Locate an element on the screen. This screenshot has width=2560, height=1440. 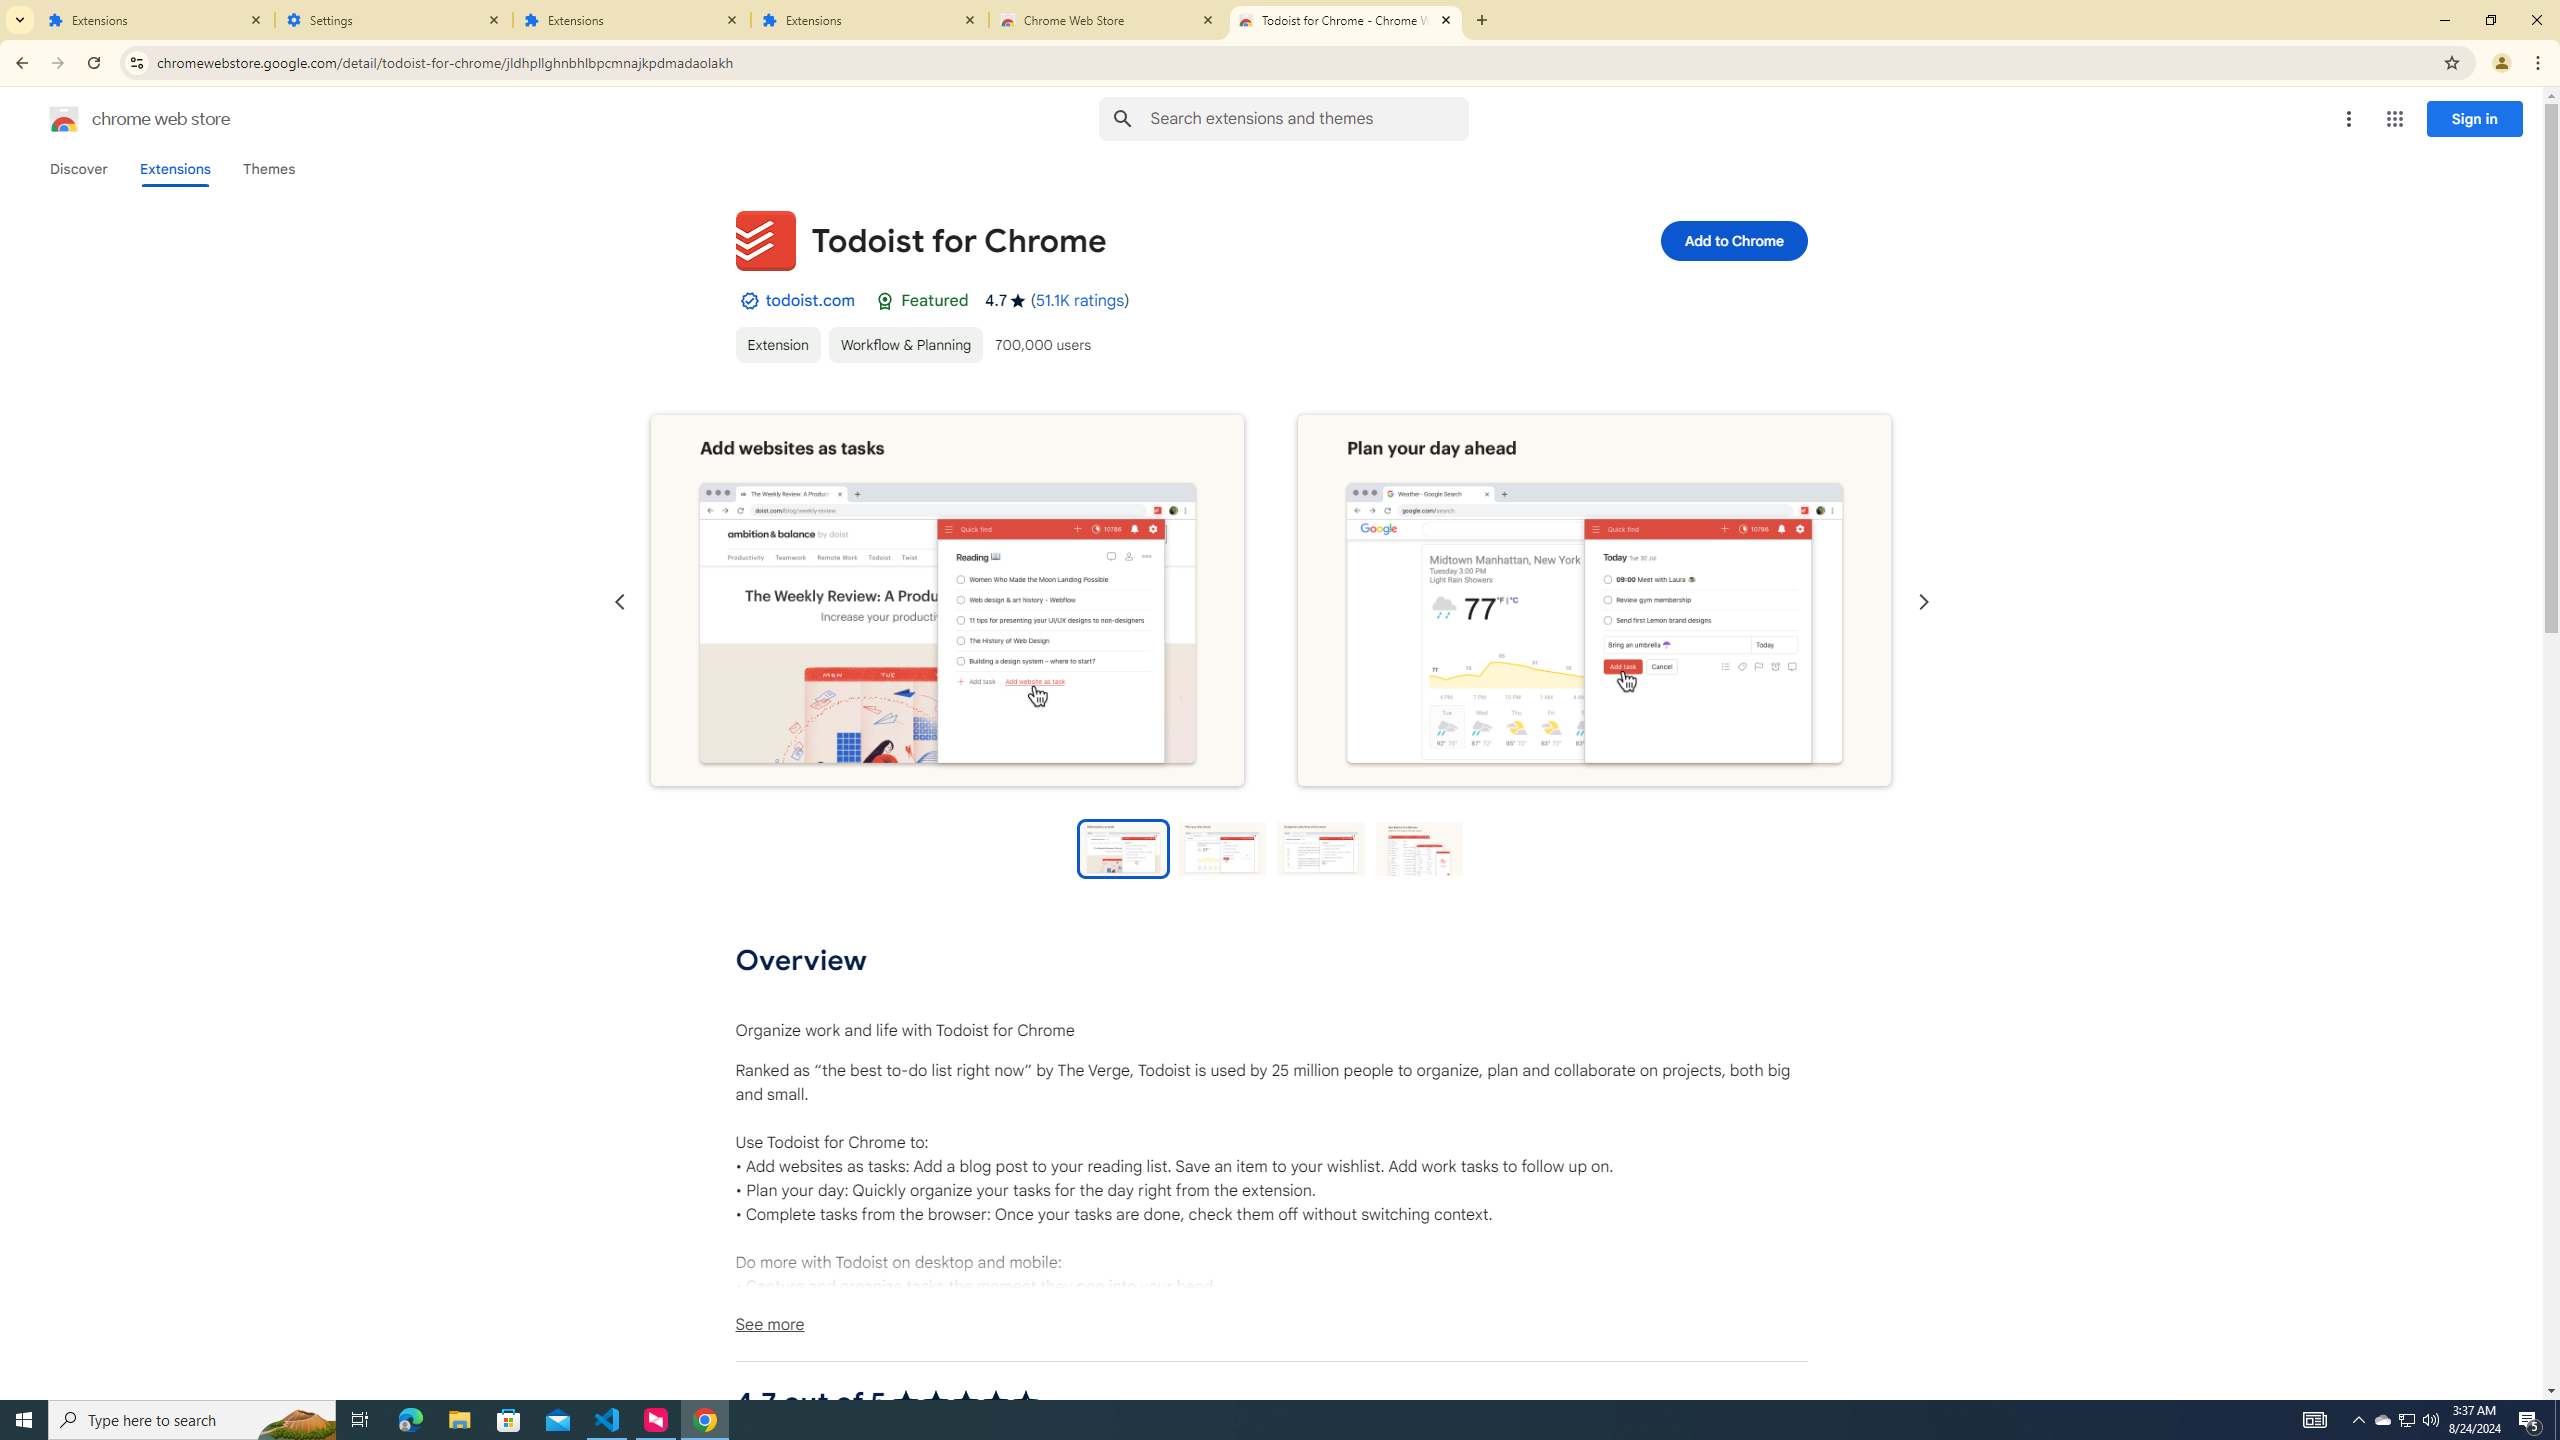
'Extensions' is located at coordinates (155, 19).